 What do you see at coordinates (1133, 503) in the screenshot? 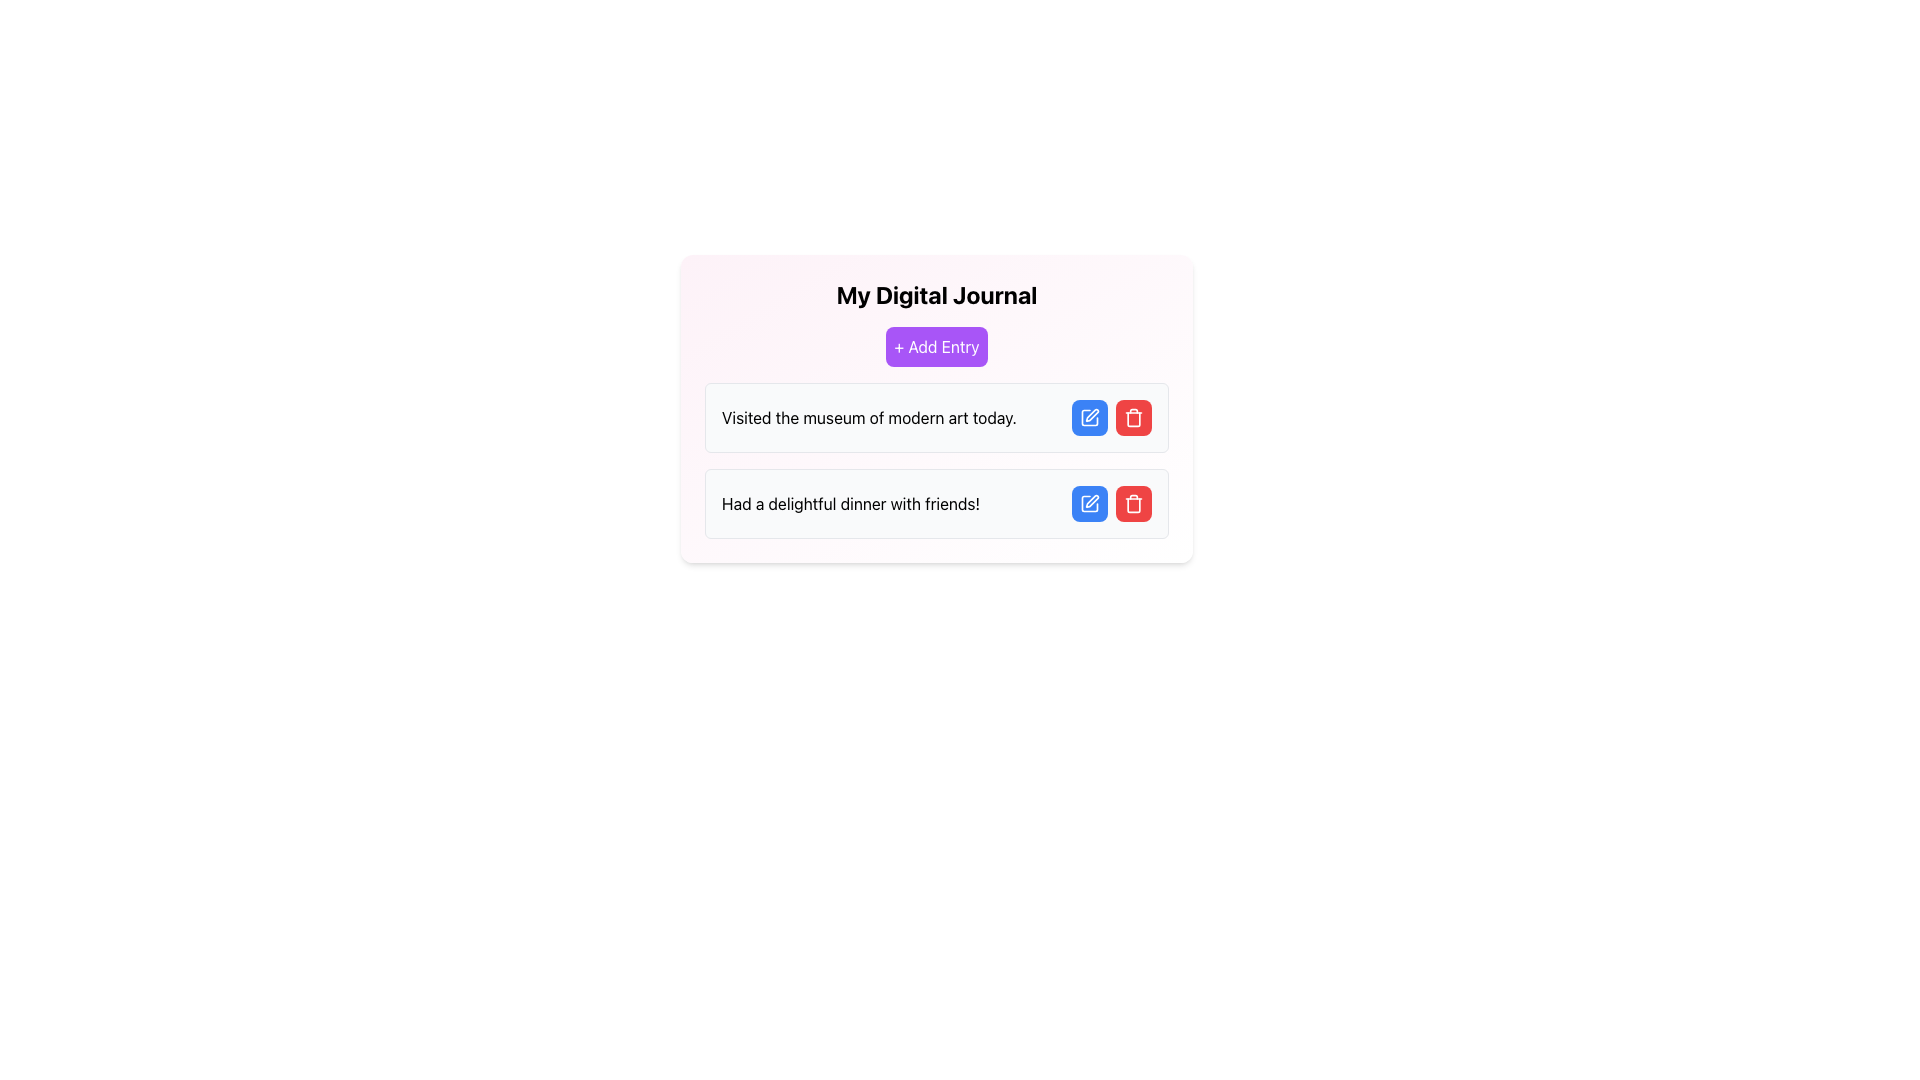
I see `the red rounded rectangular delete button with a trash bin icon located in the second row of the journal interface to observe its hover effect` at bounding box center [1133, 503].